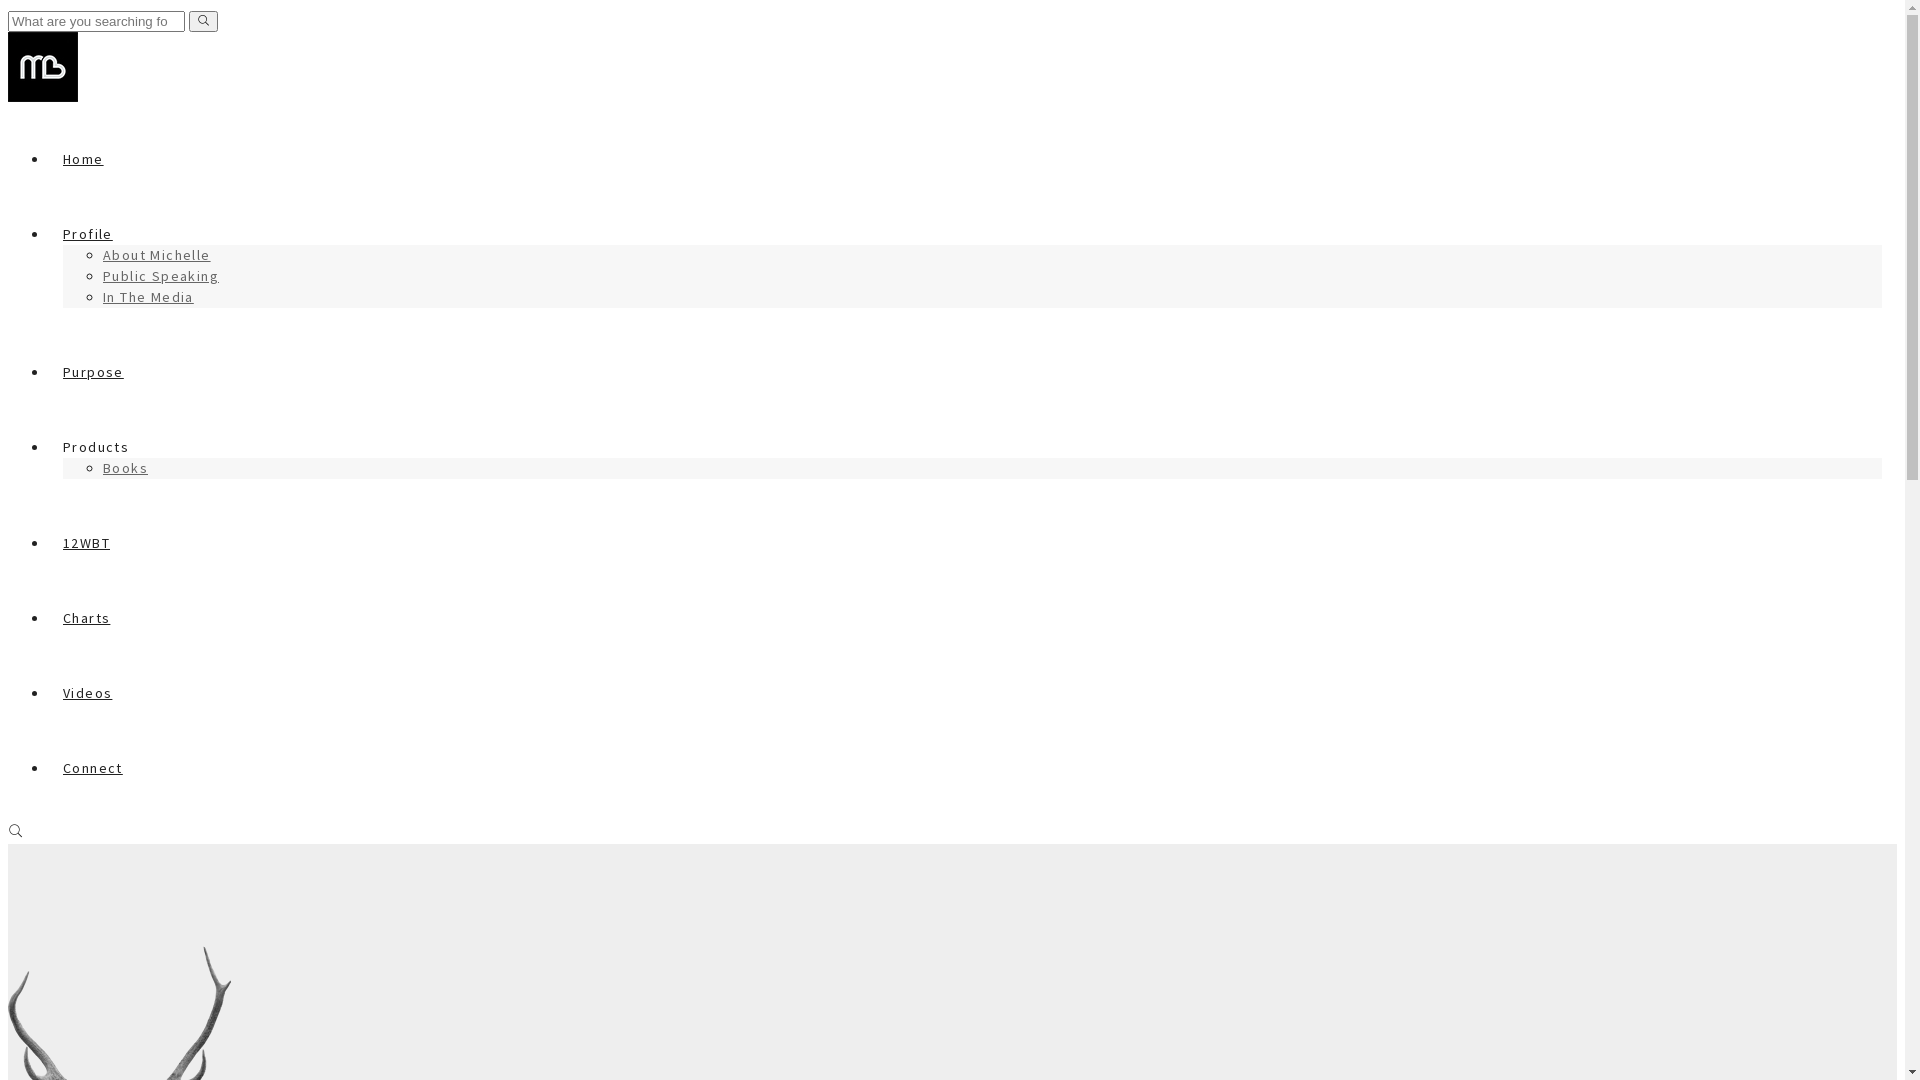 This screenshot has width=1920, height=1080. Describe the element at coordinates (101, 276) in the screenshot. I see `'Public Speaking'` at that location.